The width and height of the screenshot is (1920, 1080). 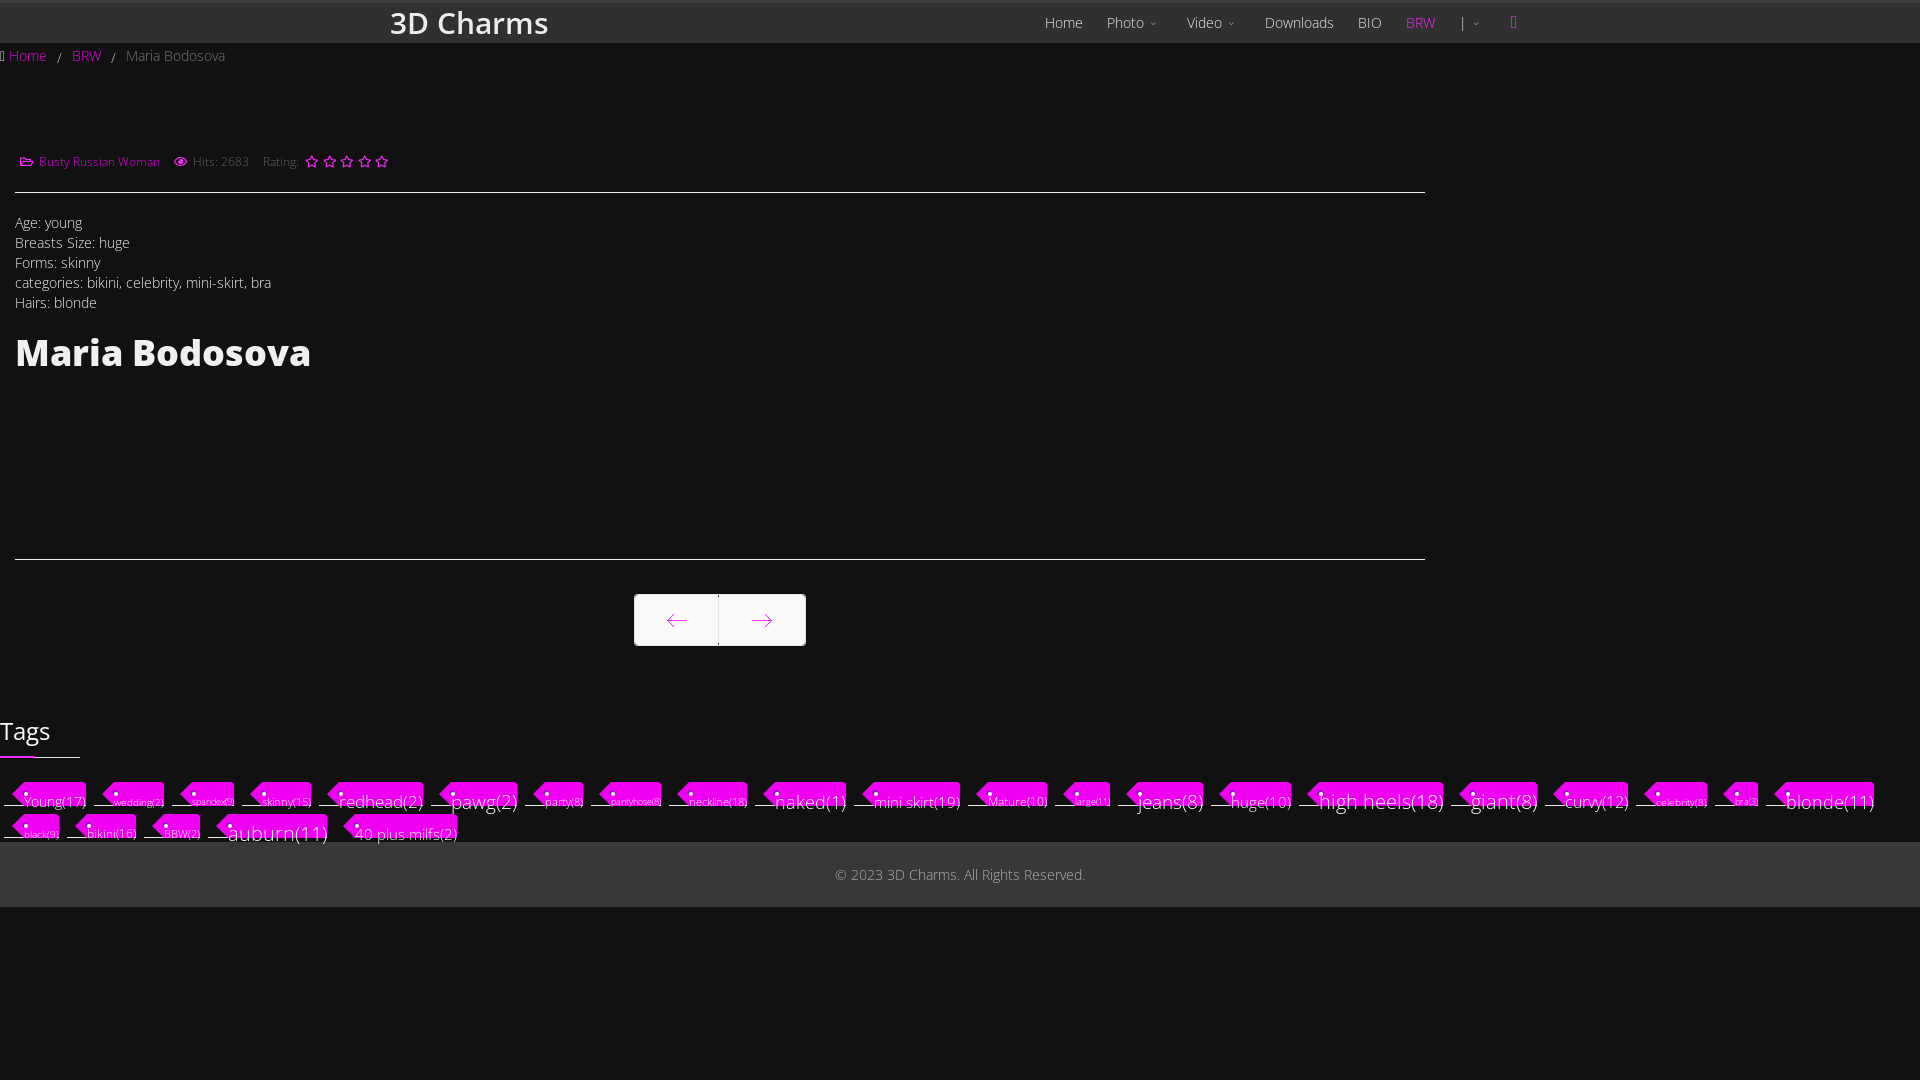 What do you see at coordinates (113, 793) in the screenshot?
I see `'wedding(2)'` at bounding box center [113, 793].